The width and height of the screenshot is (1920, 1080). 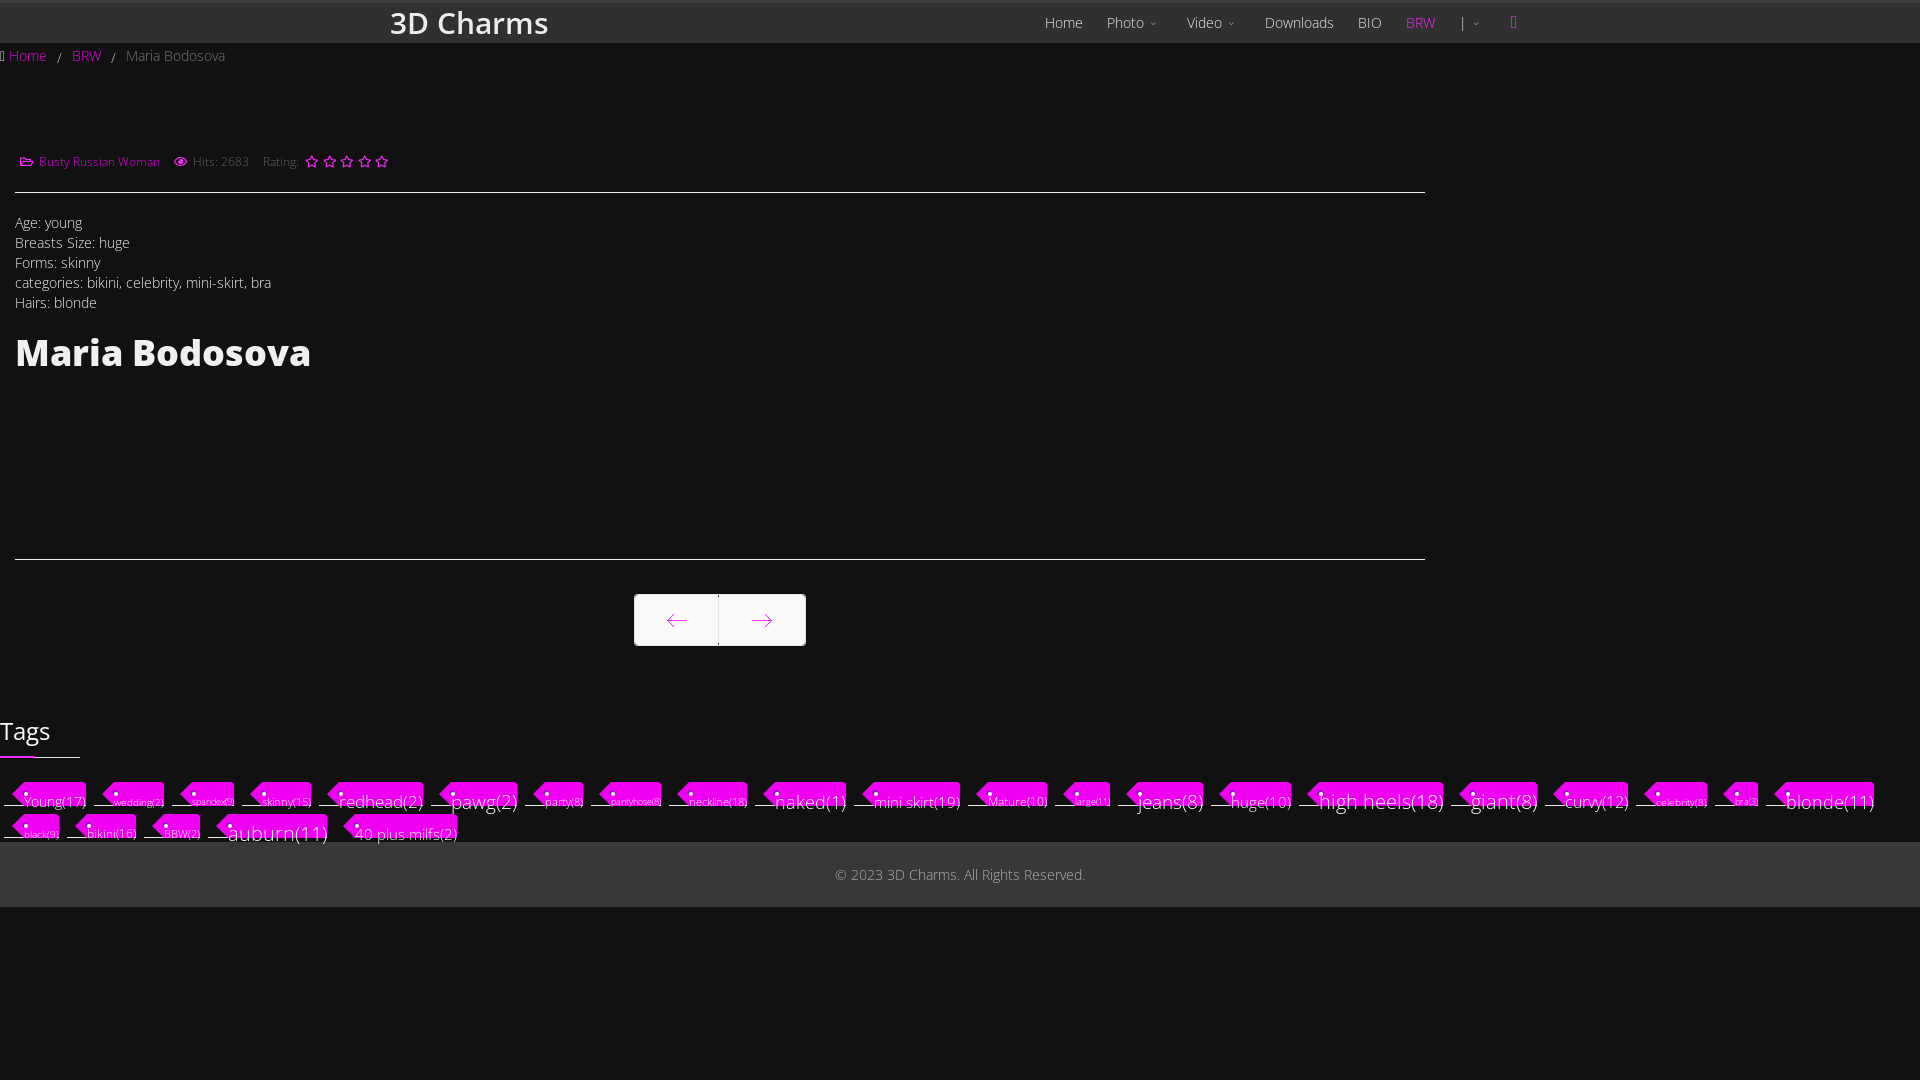 What do you see at coordinates (113, 793) in the screenshot?
I see `'wedding(2)'` at bounding box center [113, 793].